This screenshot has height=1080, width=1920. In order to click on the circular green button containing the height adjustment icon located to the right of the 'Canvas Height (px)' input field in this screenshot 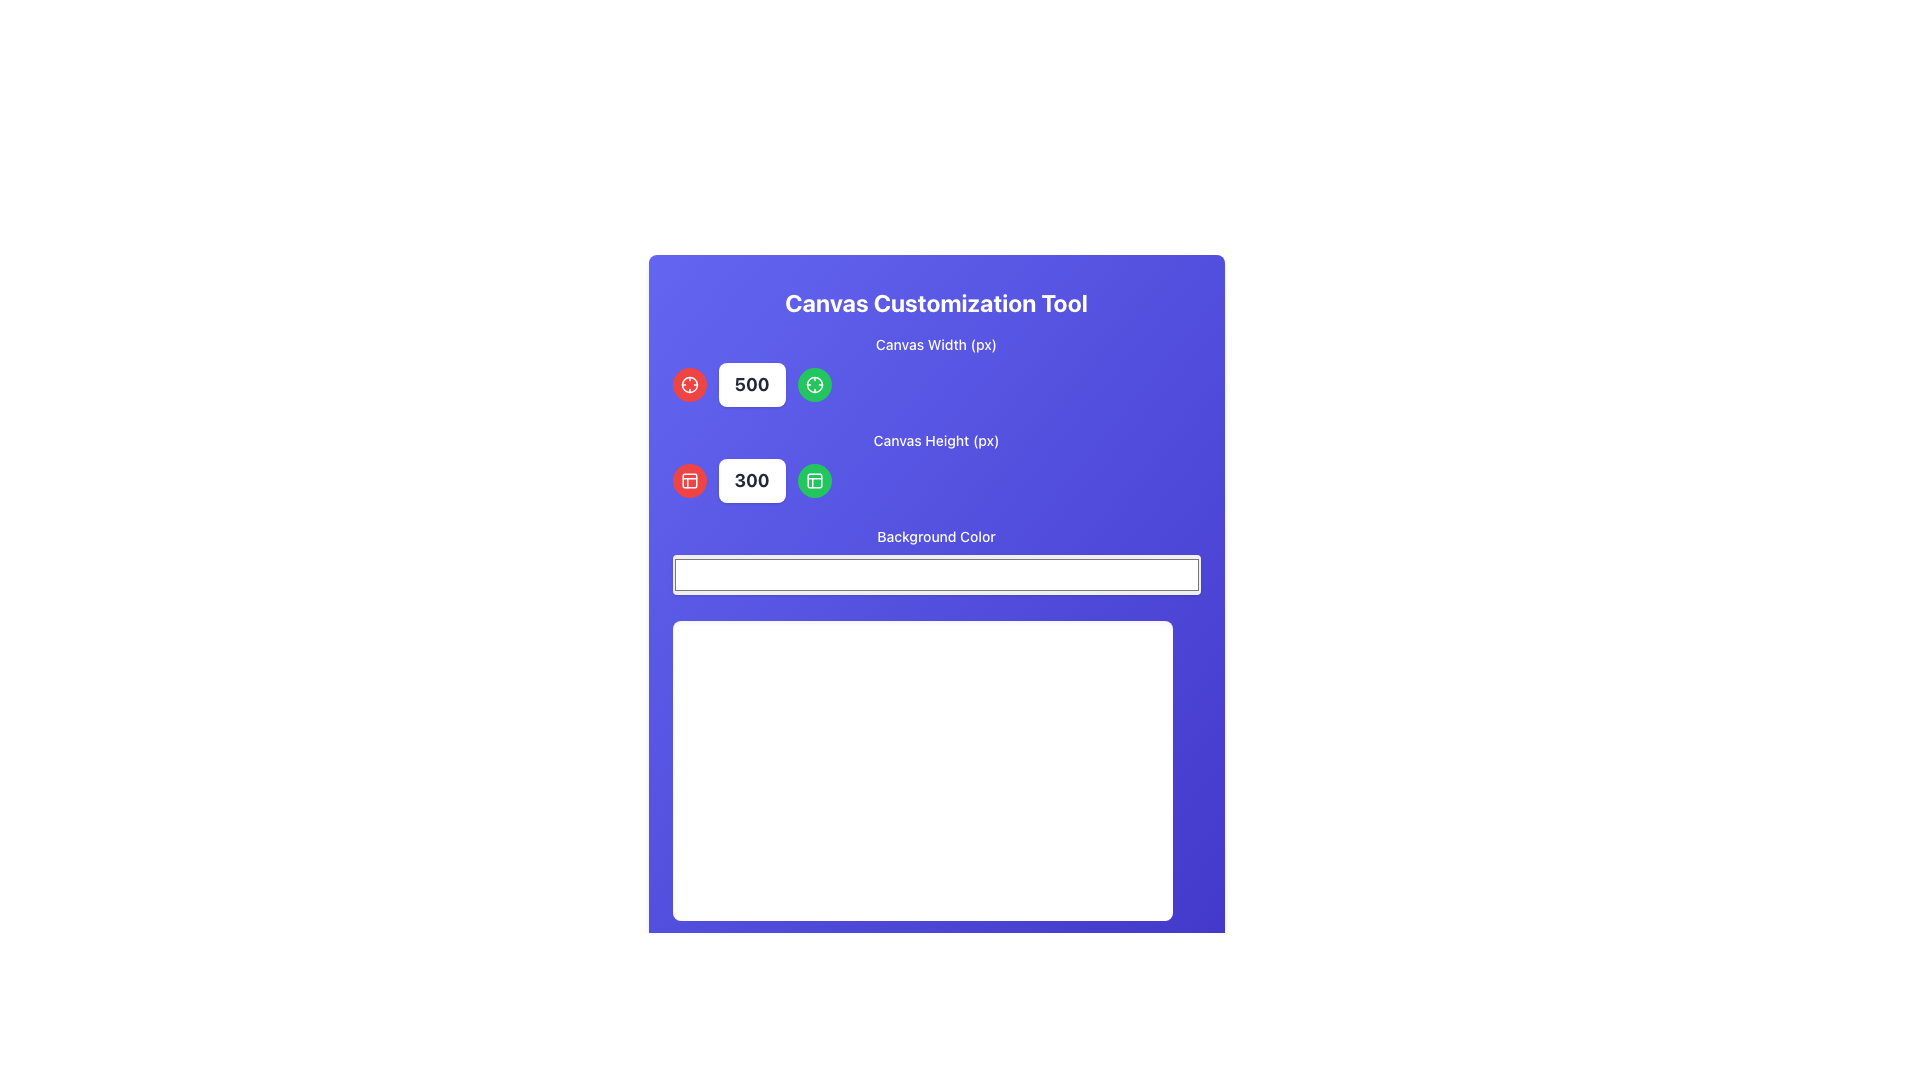, I will do `click(814, 481)`.